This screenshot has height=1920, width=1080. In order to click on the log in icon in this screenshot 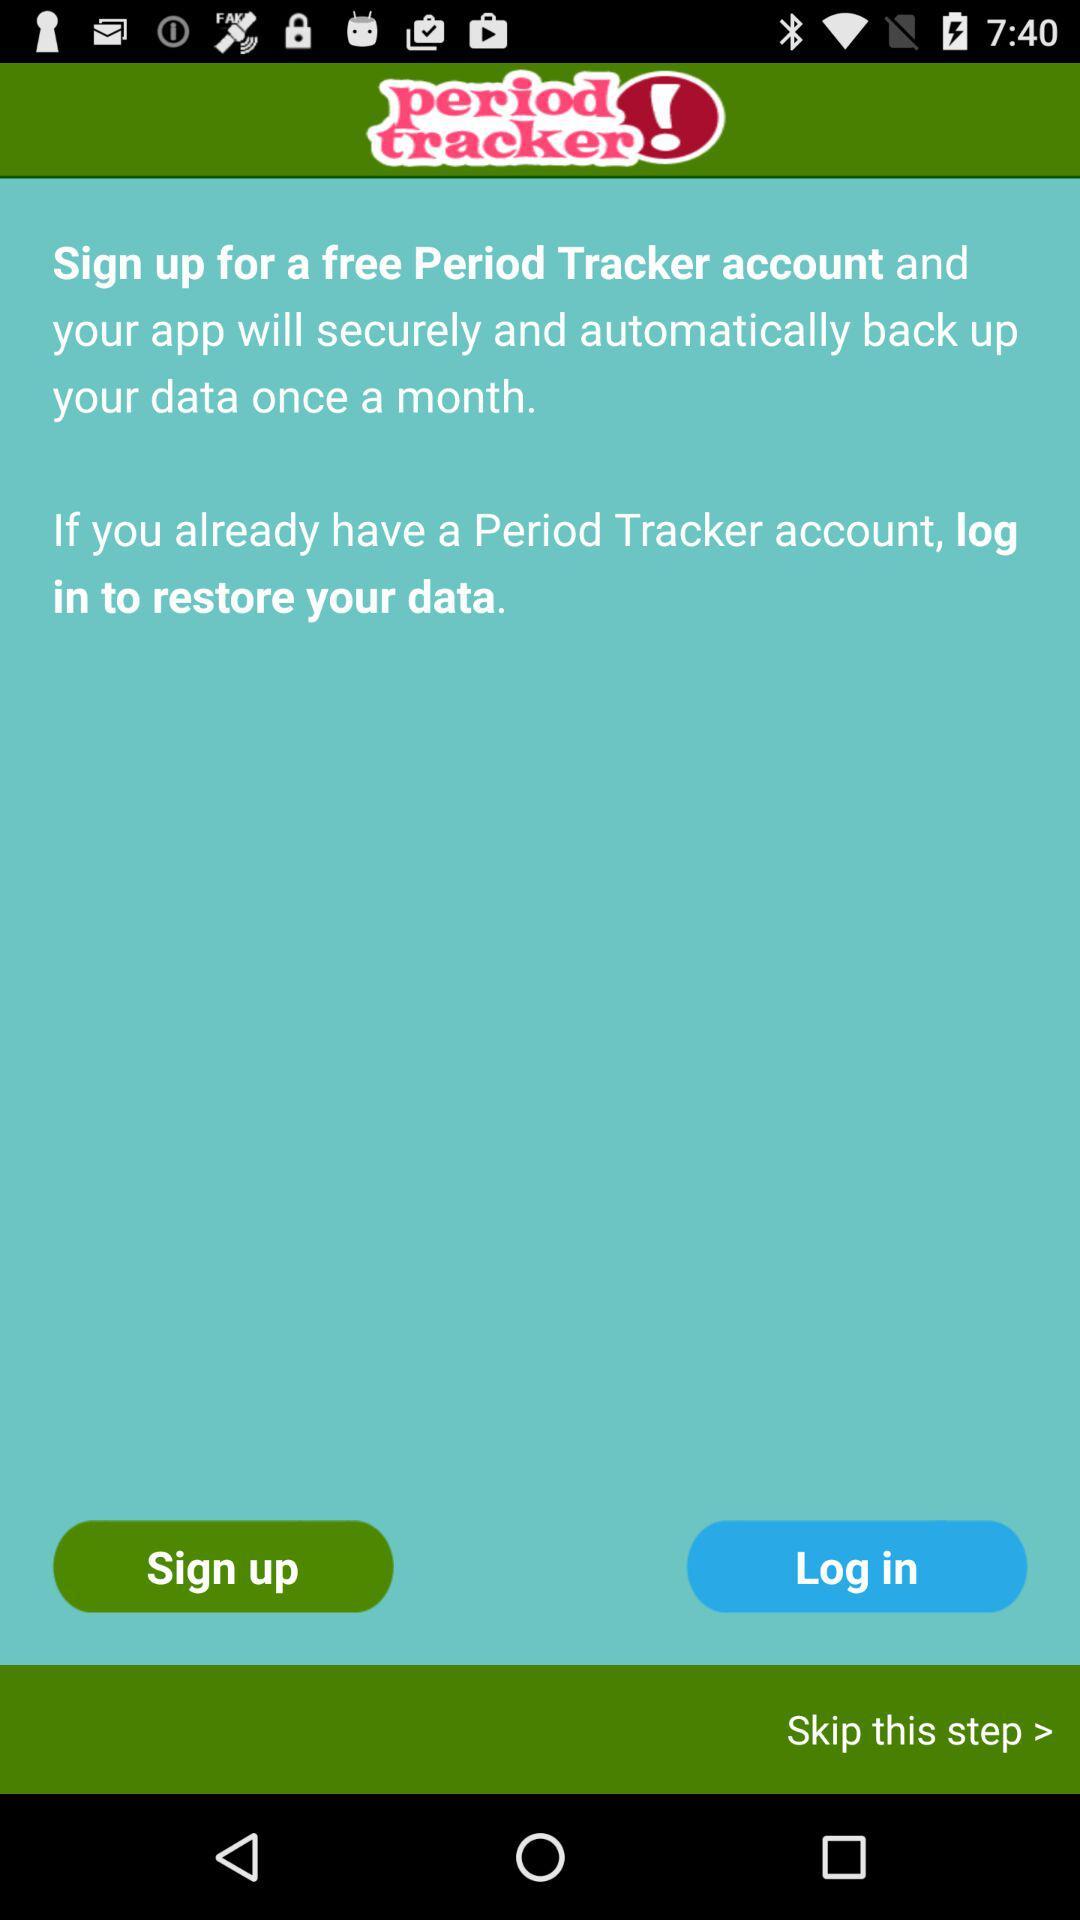, I will do `click(855, 1565)`.